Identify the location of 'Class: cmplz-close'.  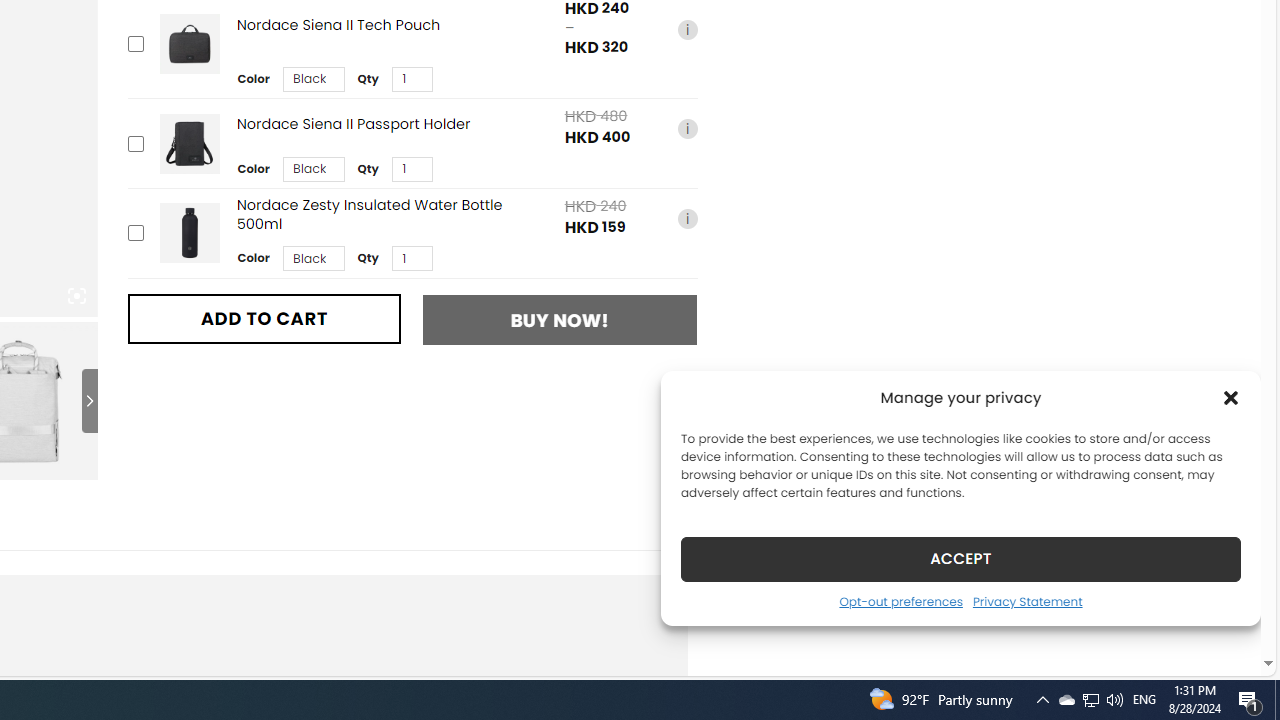
(1230, 397).